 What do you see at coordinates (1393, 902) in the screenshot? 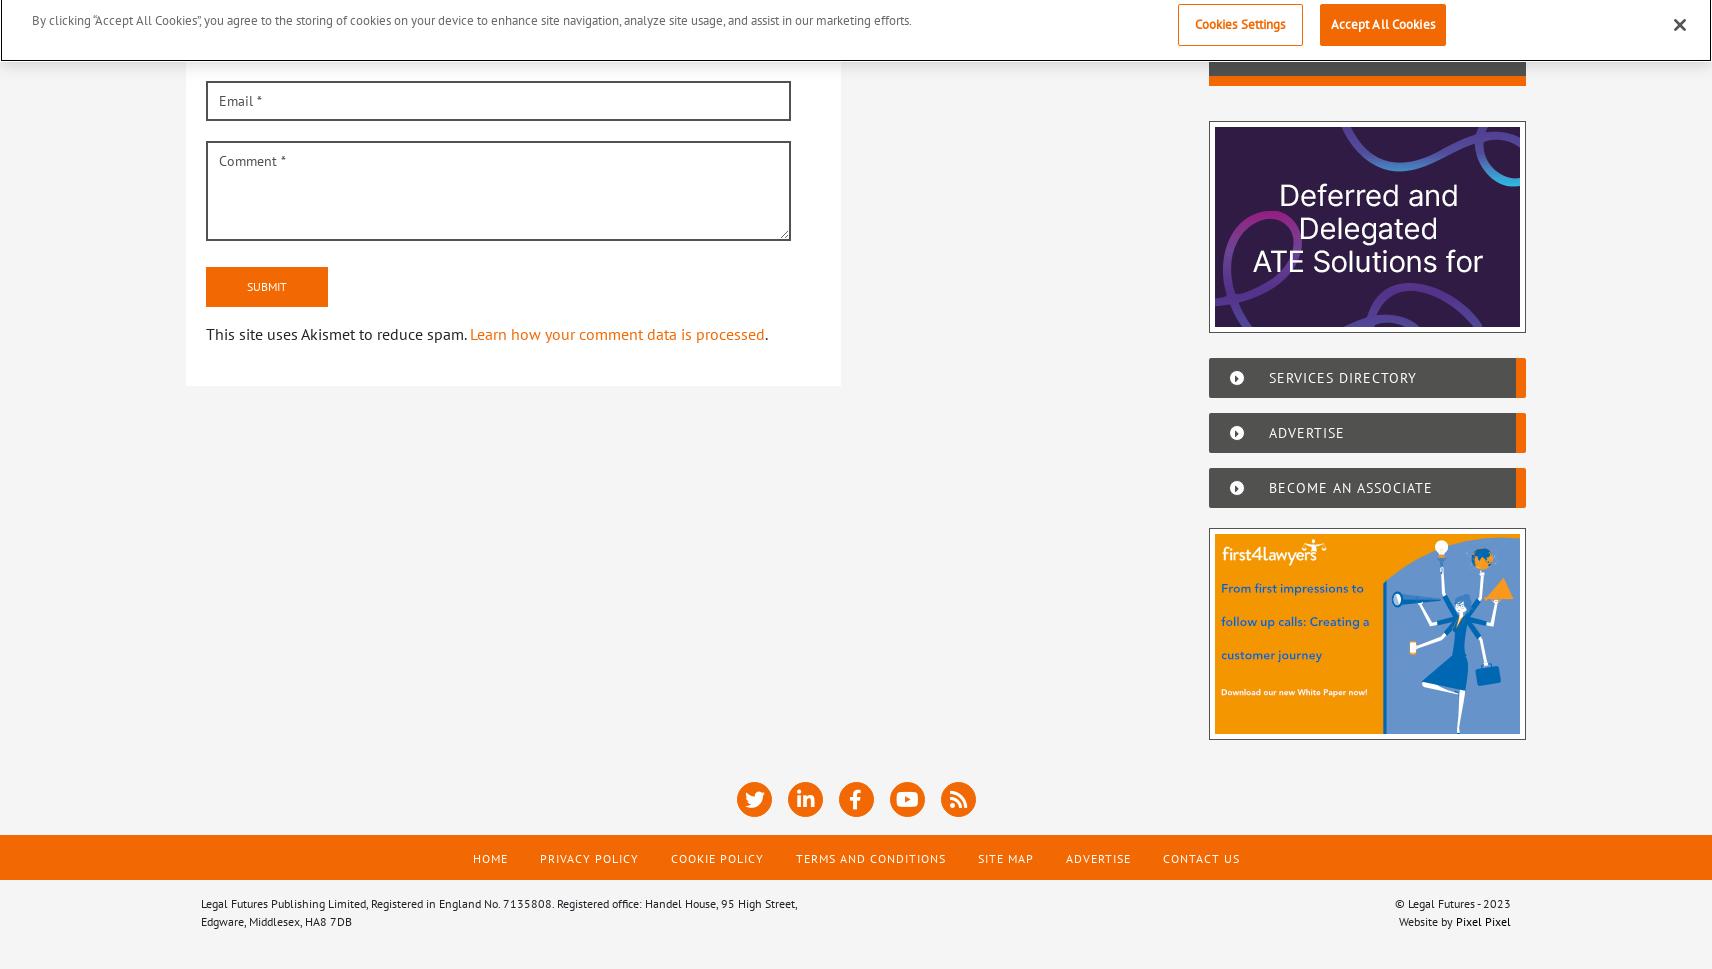
I see `'© Legal Futures - 2023'` at bounding box center [1393, 902].